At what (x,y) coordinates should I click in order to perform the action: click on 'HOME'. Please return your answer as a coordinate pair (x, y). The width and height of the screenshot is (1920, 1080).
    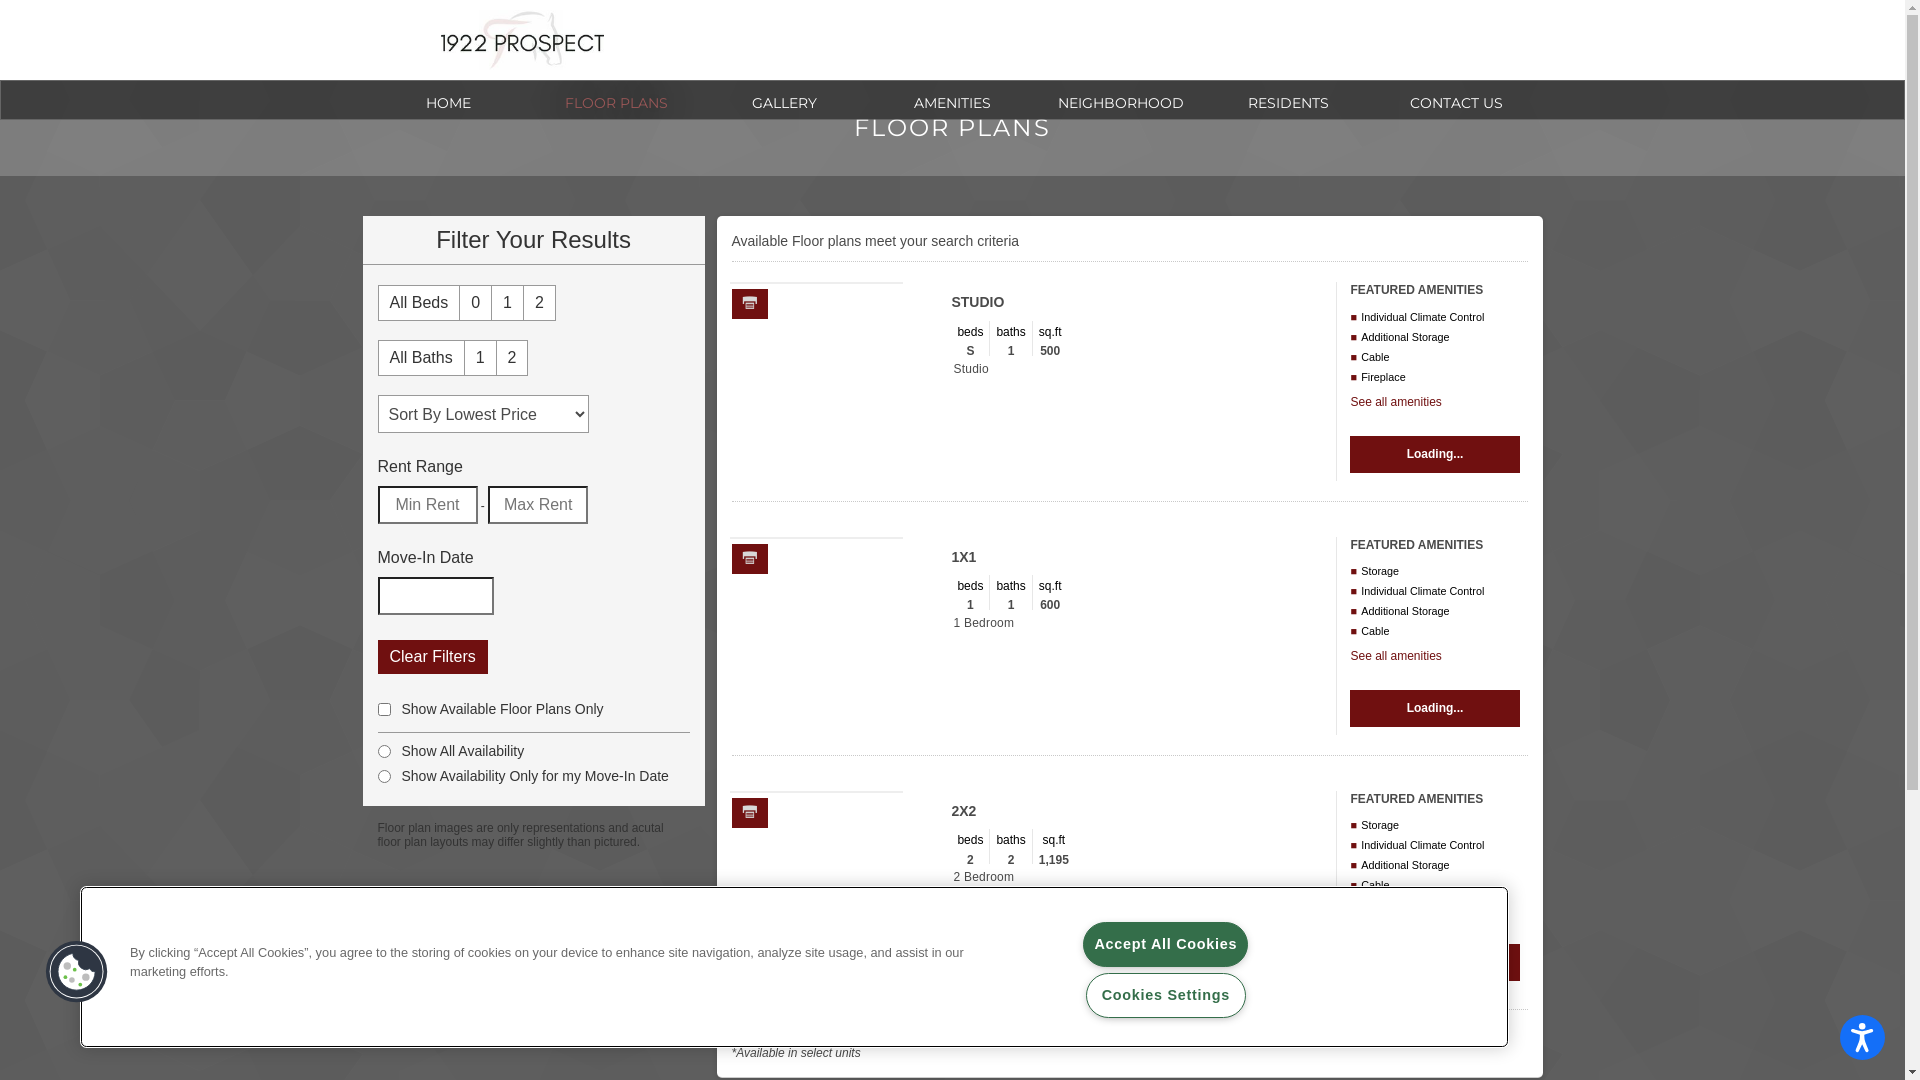
    Looking at the image, I should click on (446, 100).